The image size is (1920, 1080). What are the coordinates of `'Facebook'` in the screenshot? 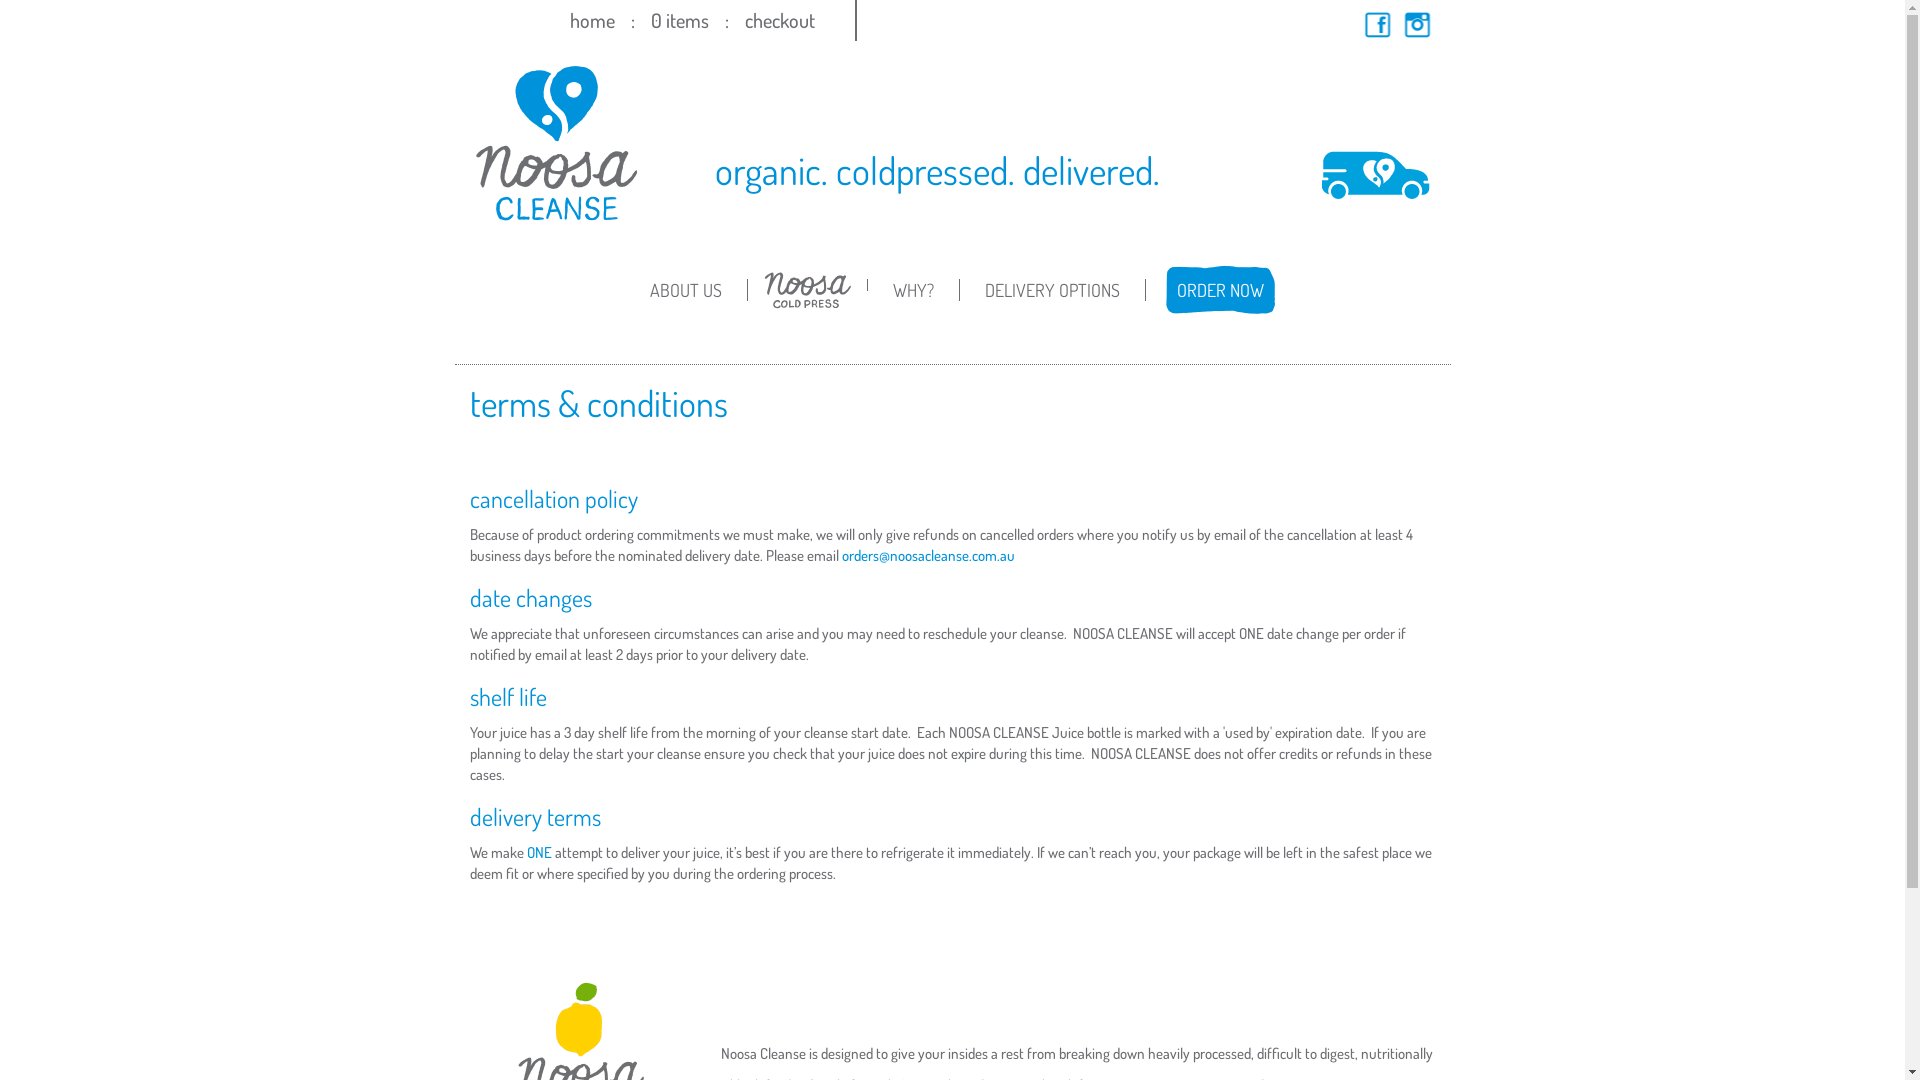 It's located at (1376, 24).